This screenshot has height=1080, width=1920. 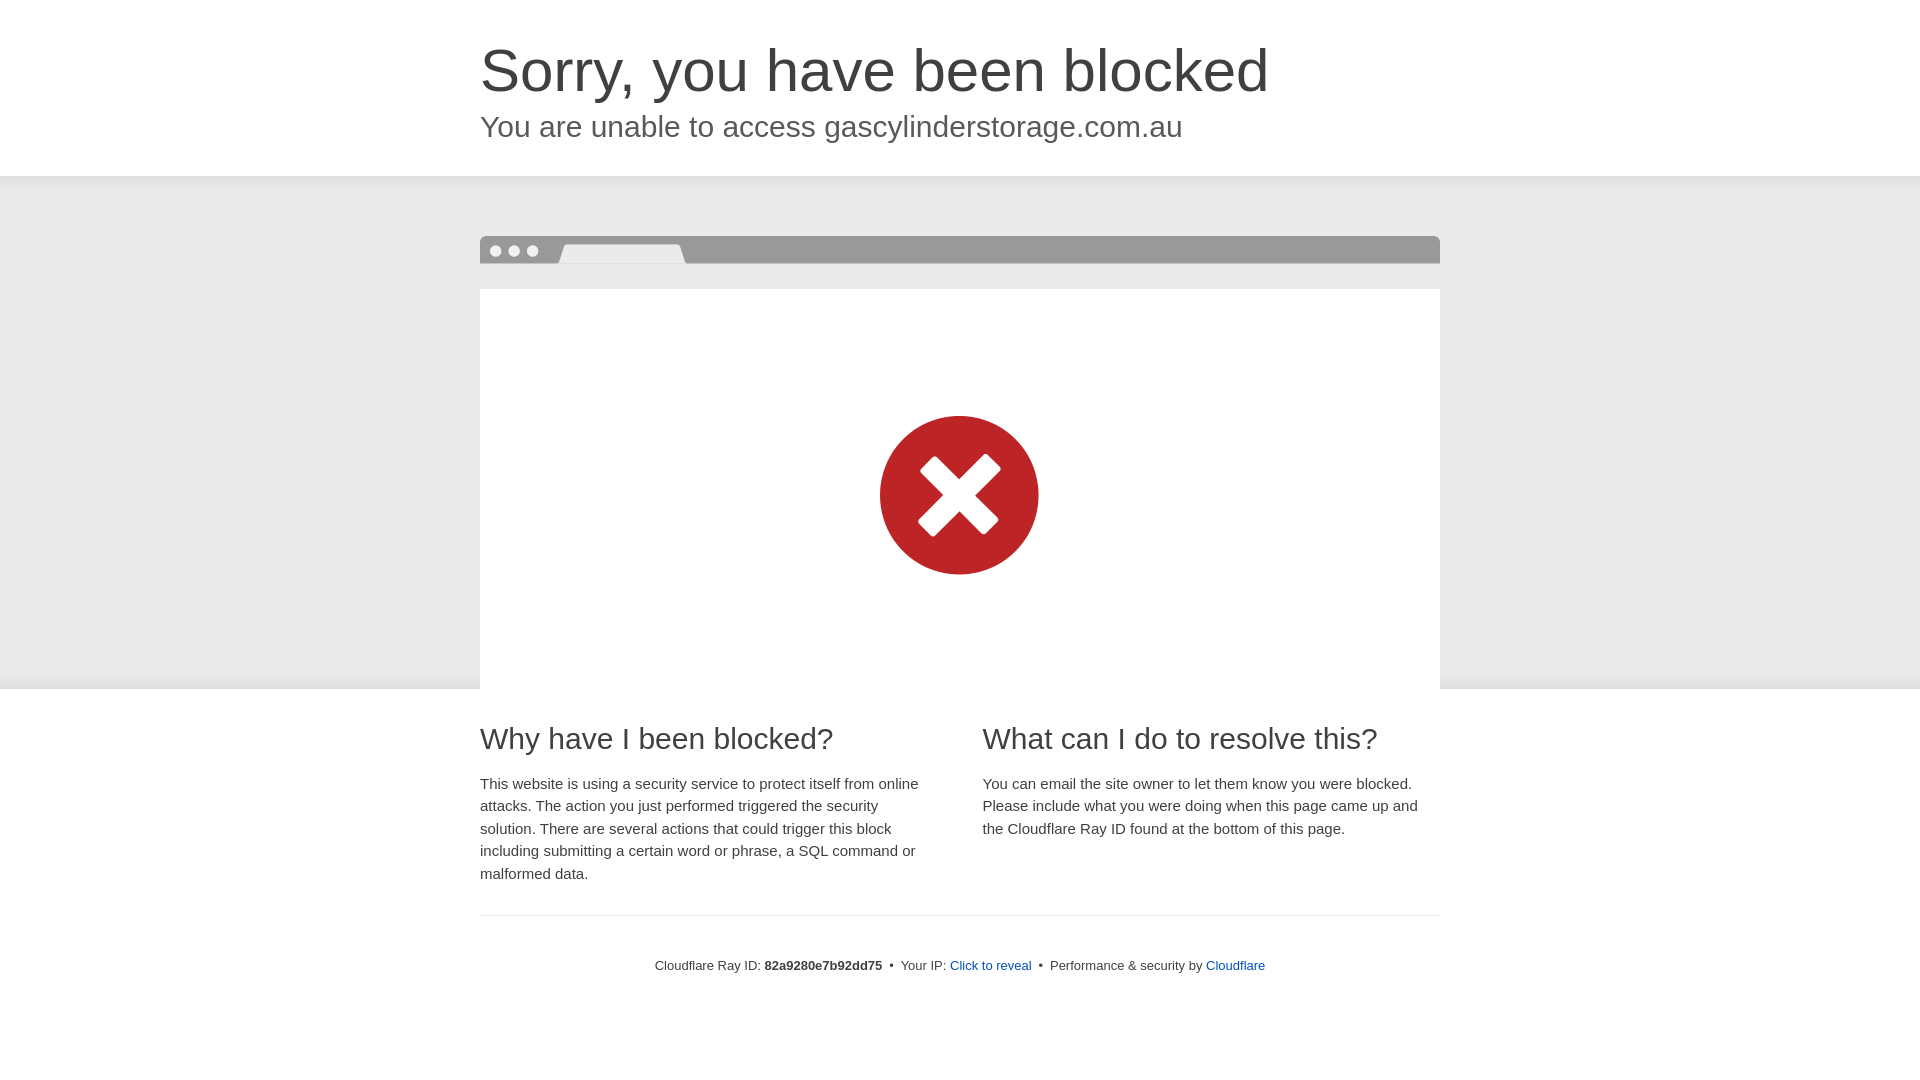 What do you see at coordinates (949, 964) in the screenshot?
I see `'Click to reveal'` at bounding box center [949, 964].